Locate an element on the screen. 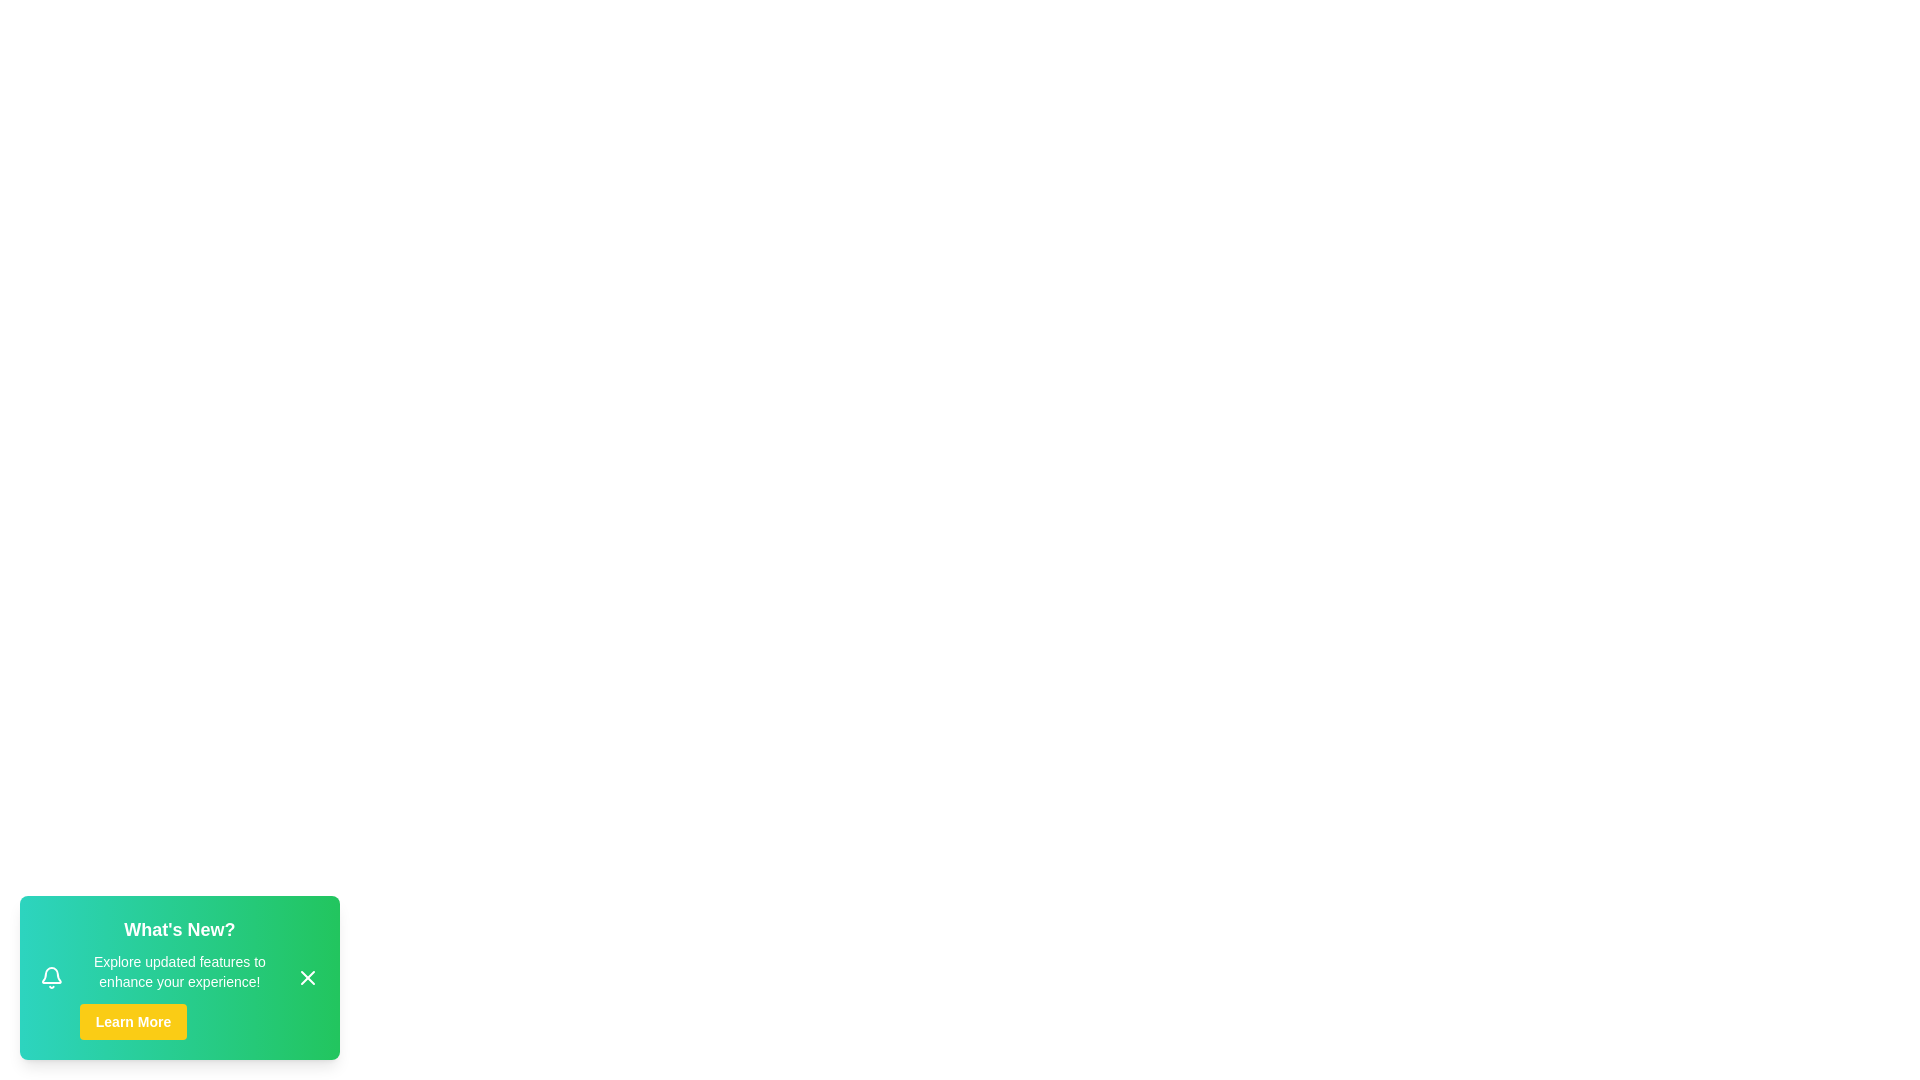  the 'Learn More' button to trigger its hover effect is located at coordinates (132, 1022).